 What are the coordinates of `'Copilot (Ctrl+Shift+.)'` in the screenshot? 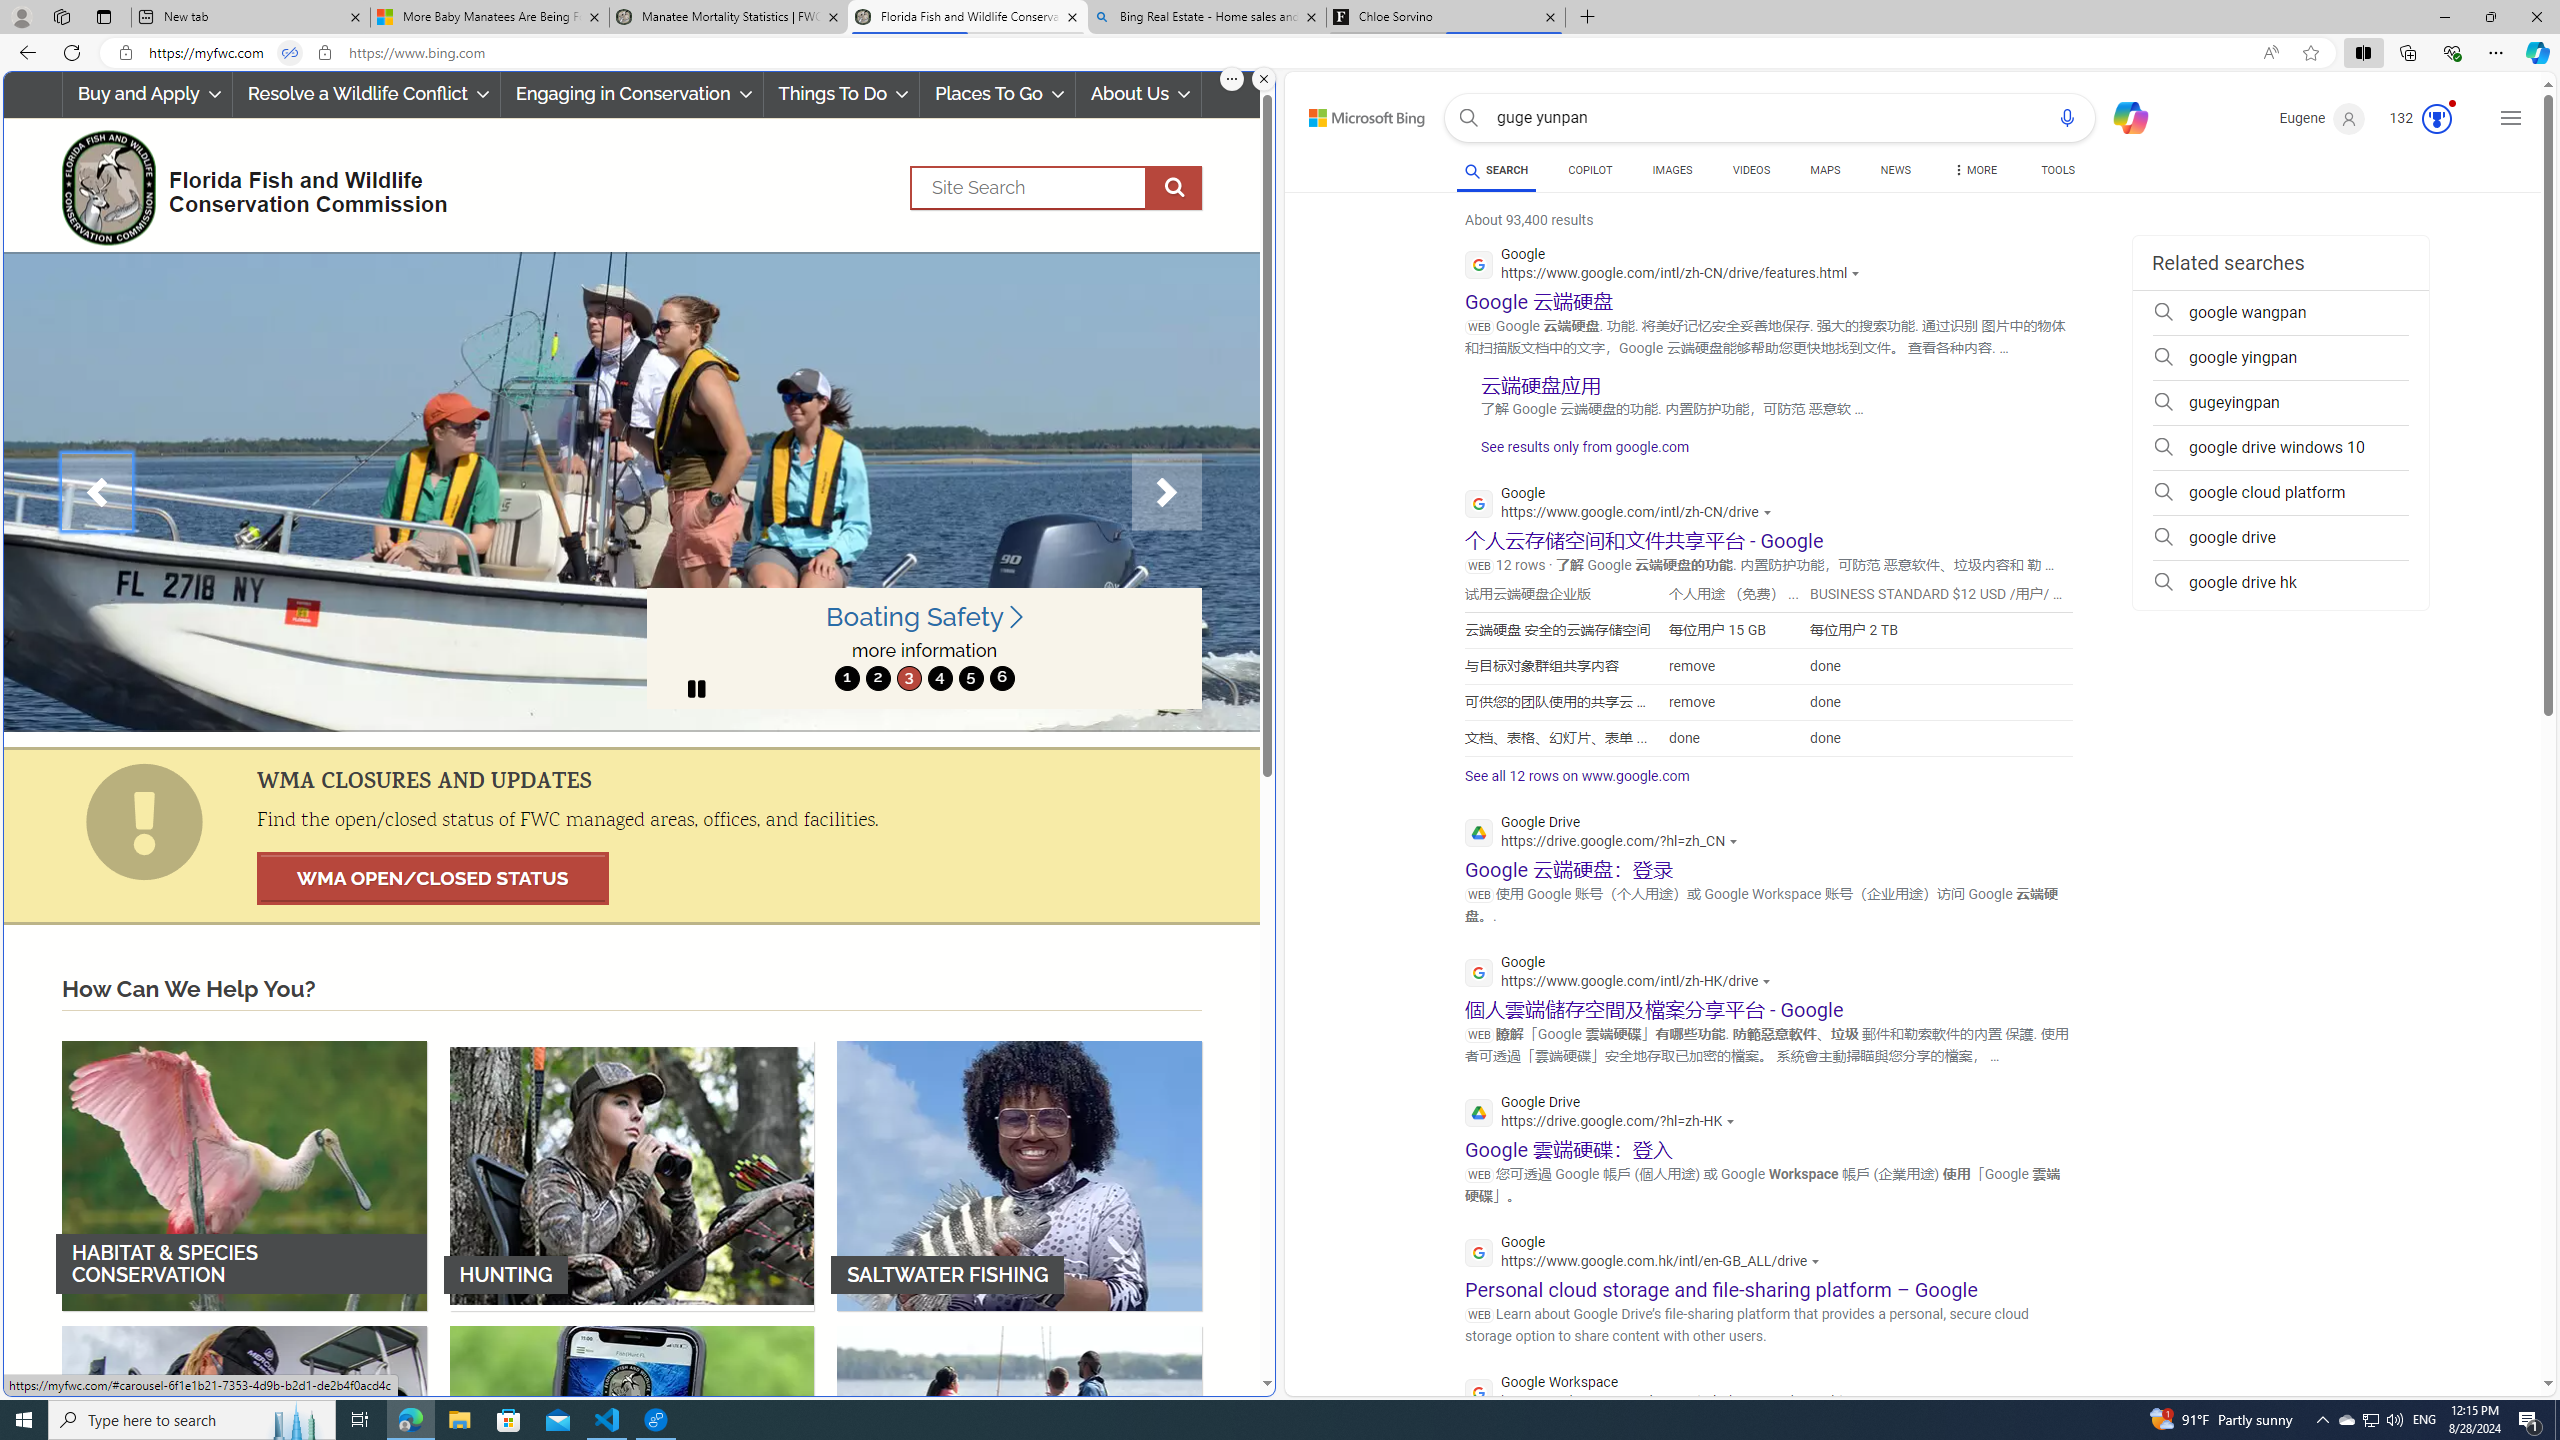 It's located at (2535, 51).